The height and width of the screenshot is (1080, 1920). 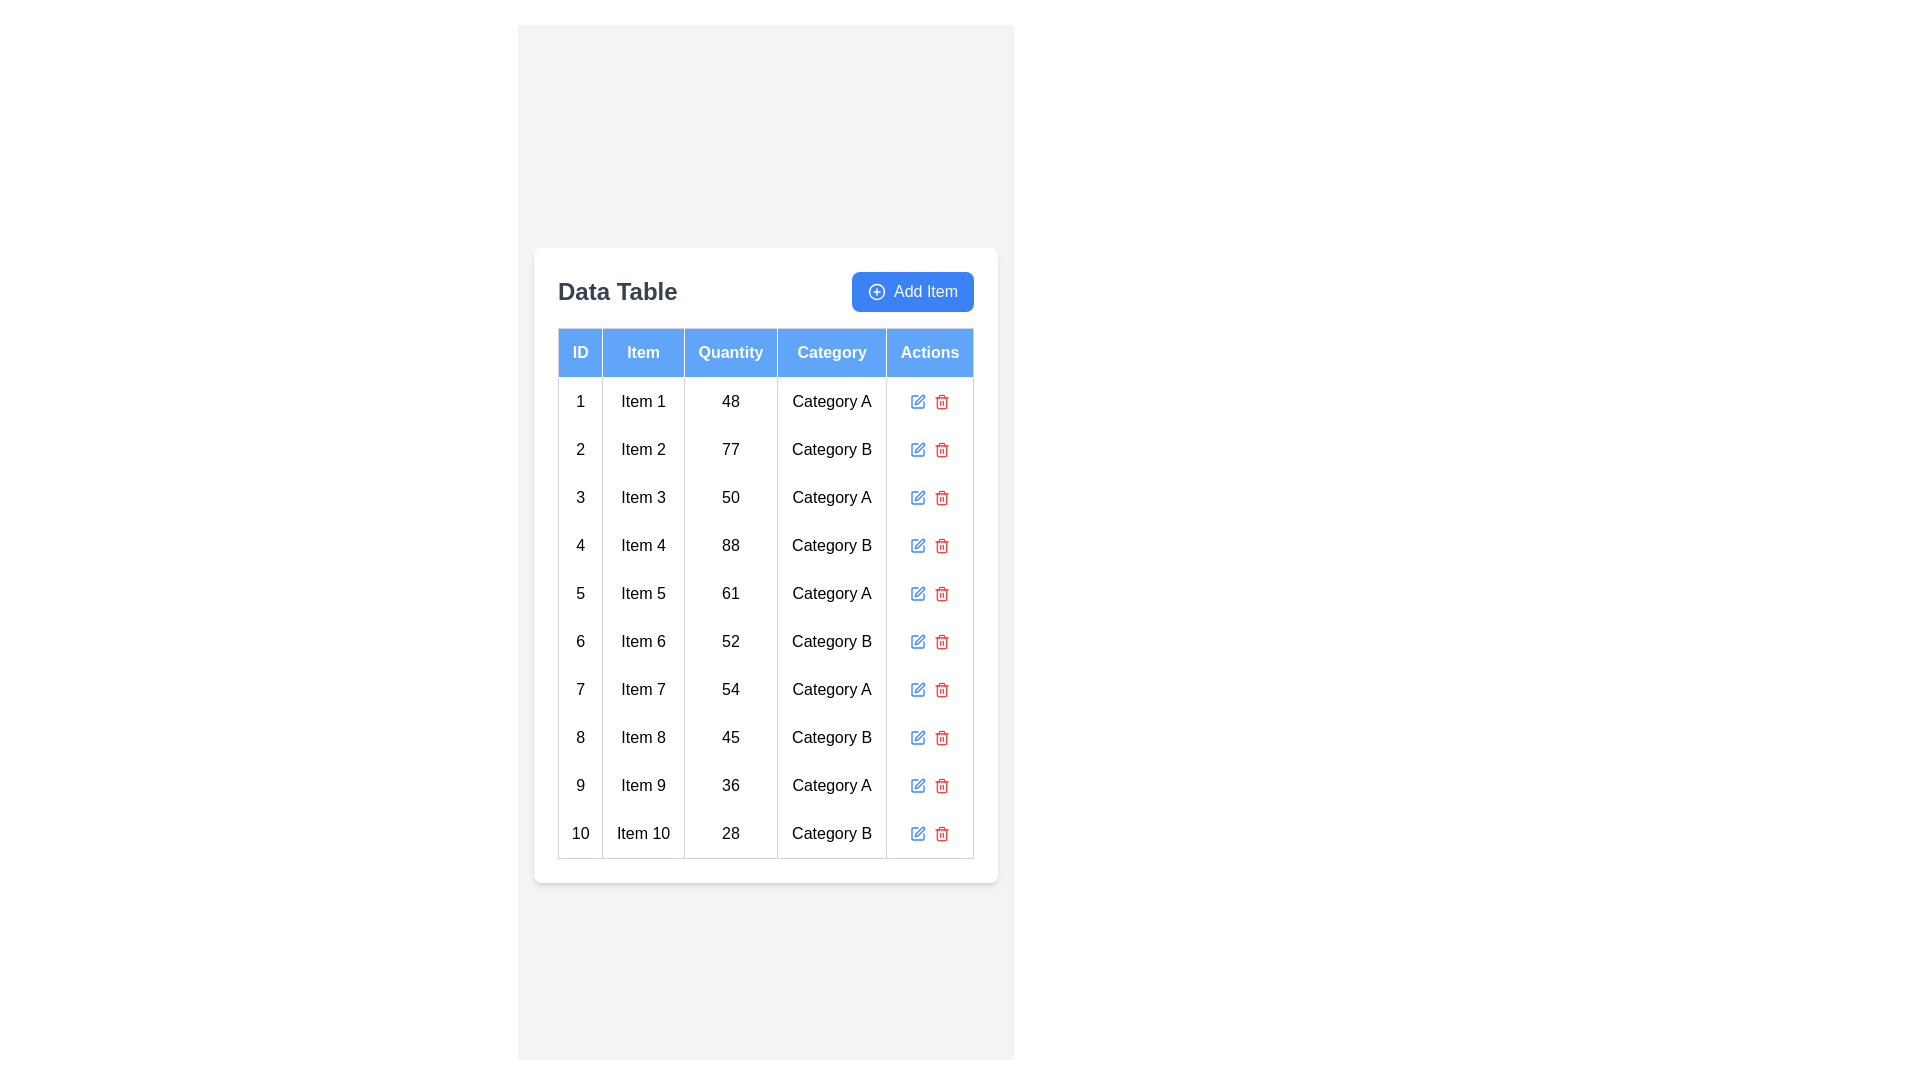 I want to click on the text label 'Actions', which is the fifth column header in a table with a blue background and white text, located at the top-right corner of the header row, so click(x=929, y=351).